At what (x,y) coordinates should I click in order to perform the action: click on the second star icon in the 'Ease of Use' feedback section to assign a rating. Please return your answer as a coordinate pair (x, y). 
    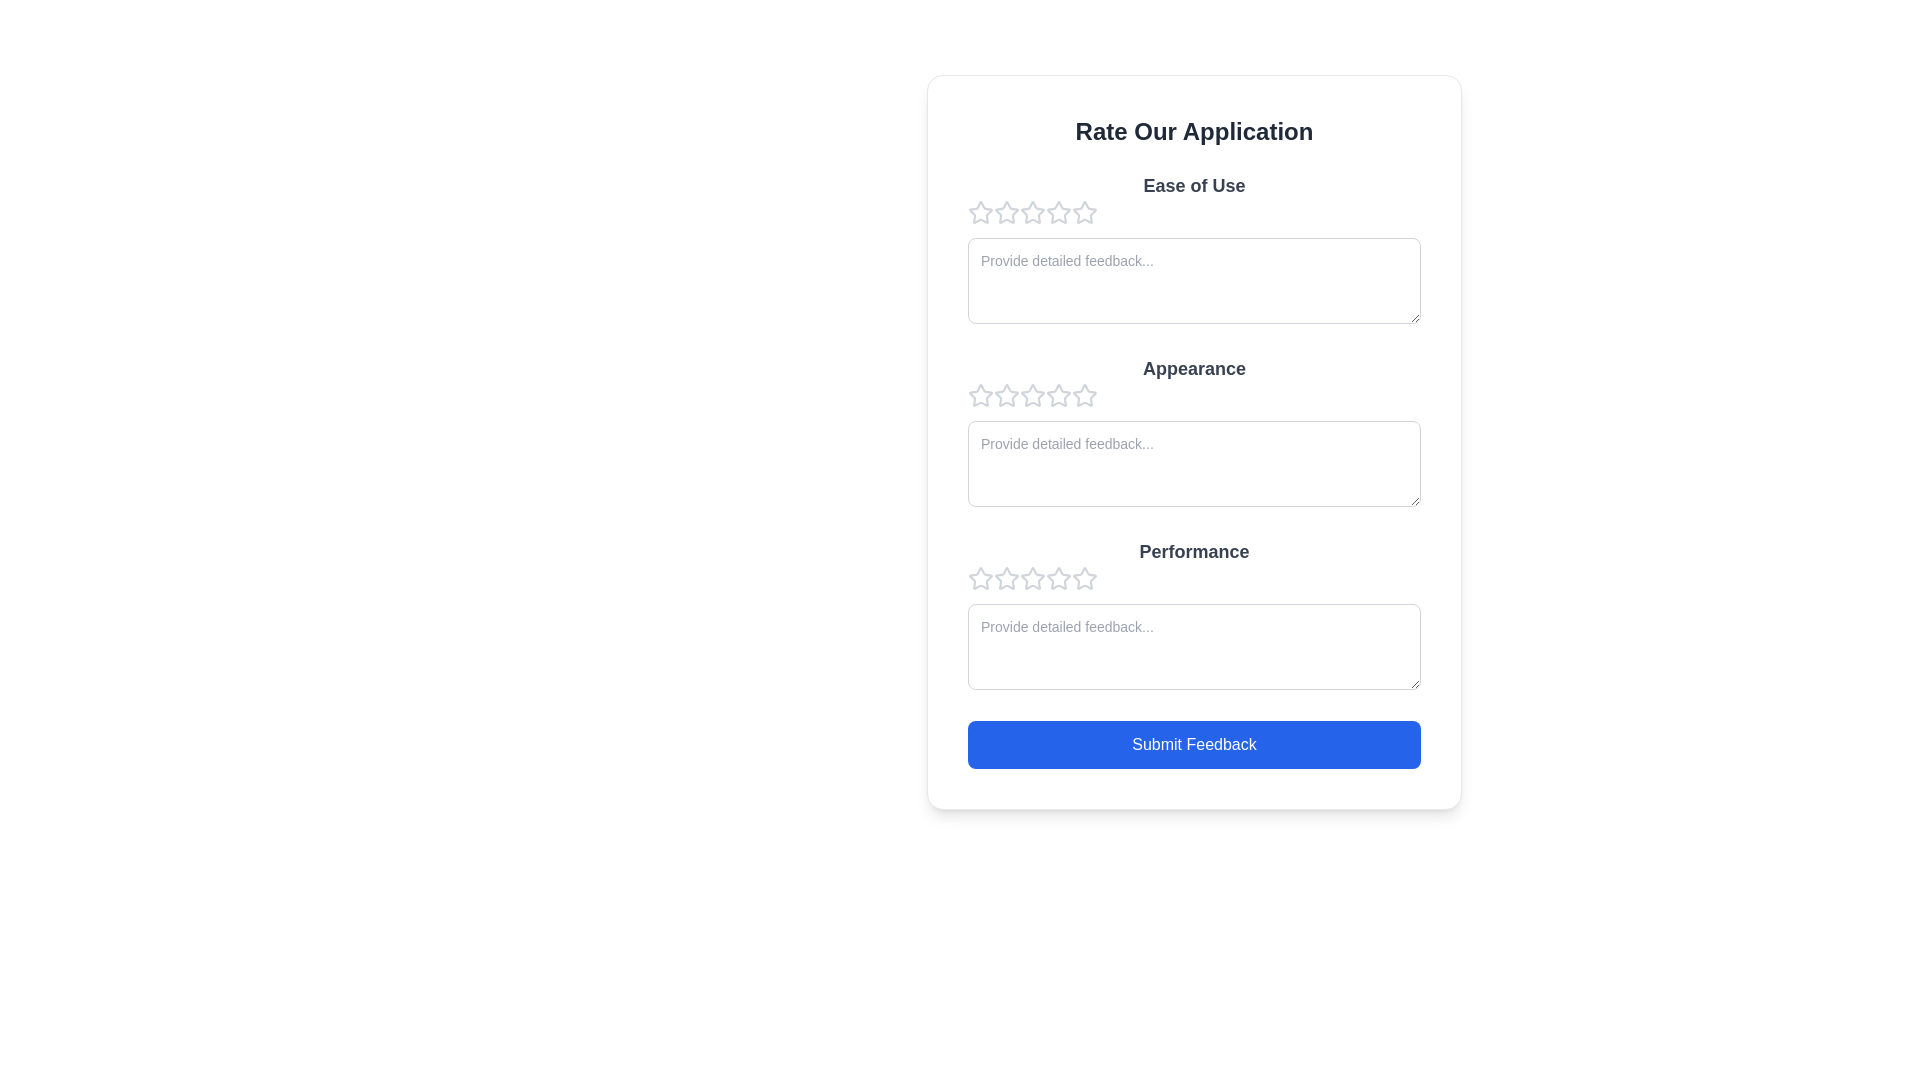
    Looking at the image, I should click on (1056, 212).